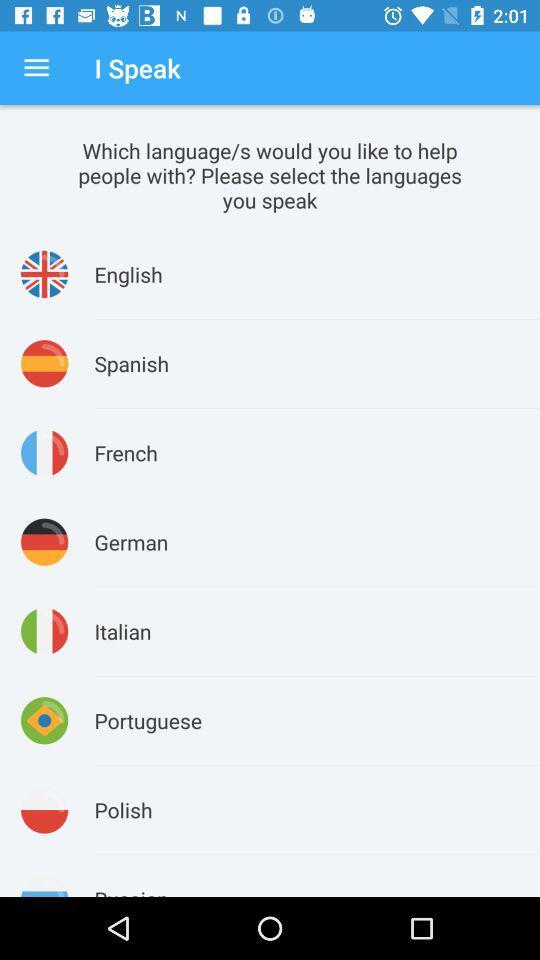  I want to click on the item to the left of i speak item, so click(36, 68).